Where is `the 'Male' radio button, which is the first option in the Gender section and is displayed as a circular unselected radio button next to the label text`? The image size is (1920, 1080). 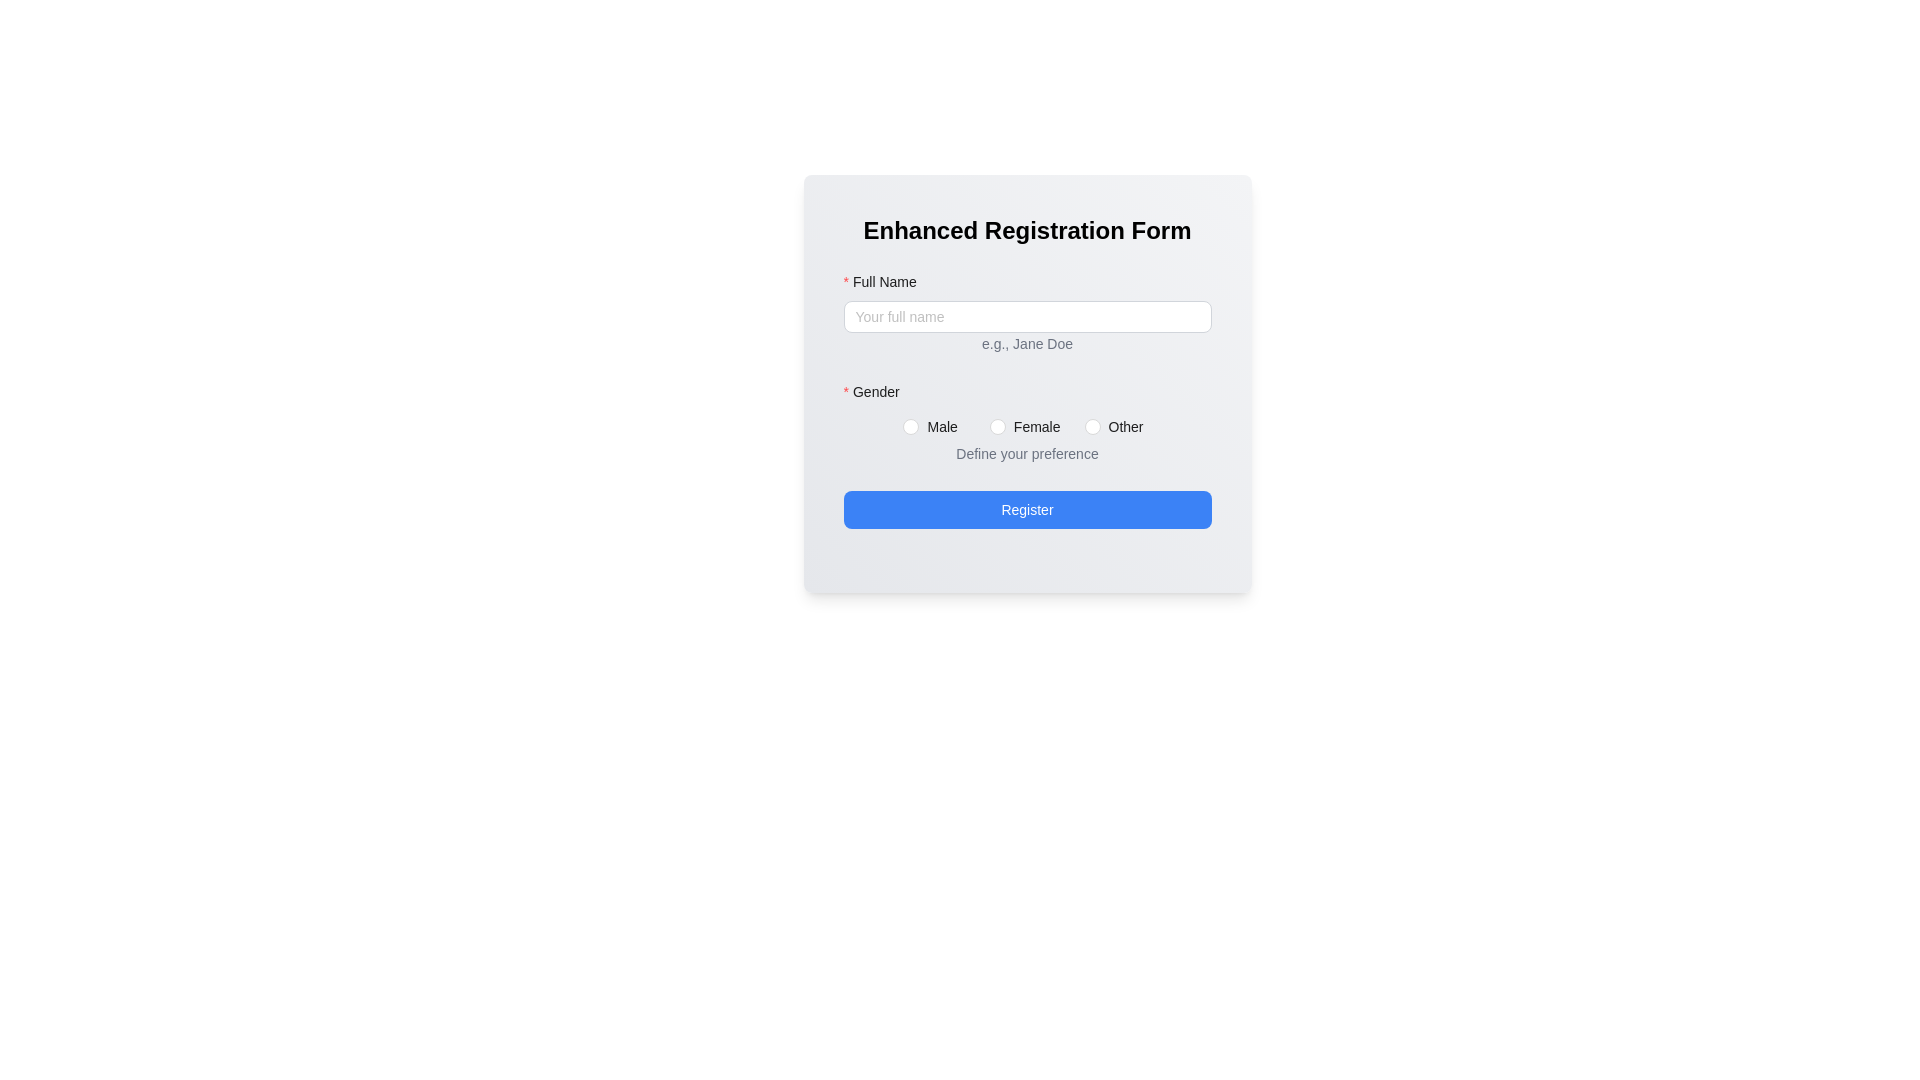
the 'Male' radio button, which is the first option in the Gender section and is displayed as a circular unselected radio button next to the label text is located at coordinates (933, 426).